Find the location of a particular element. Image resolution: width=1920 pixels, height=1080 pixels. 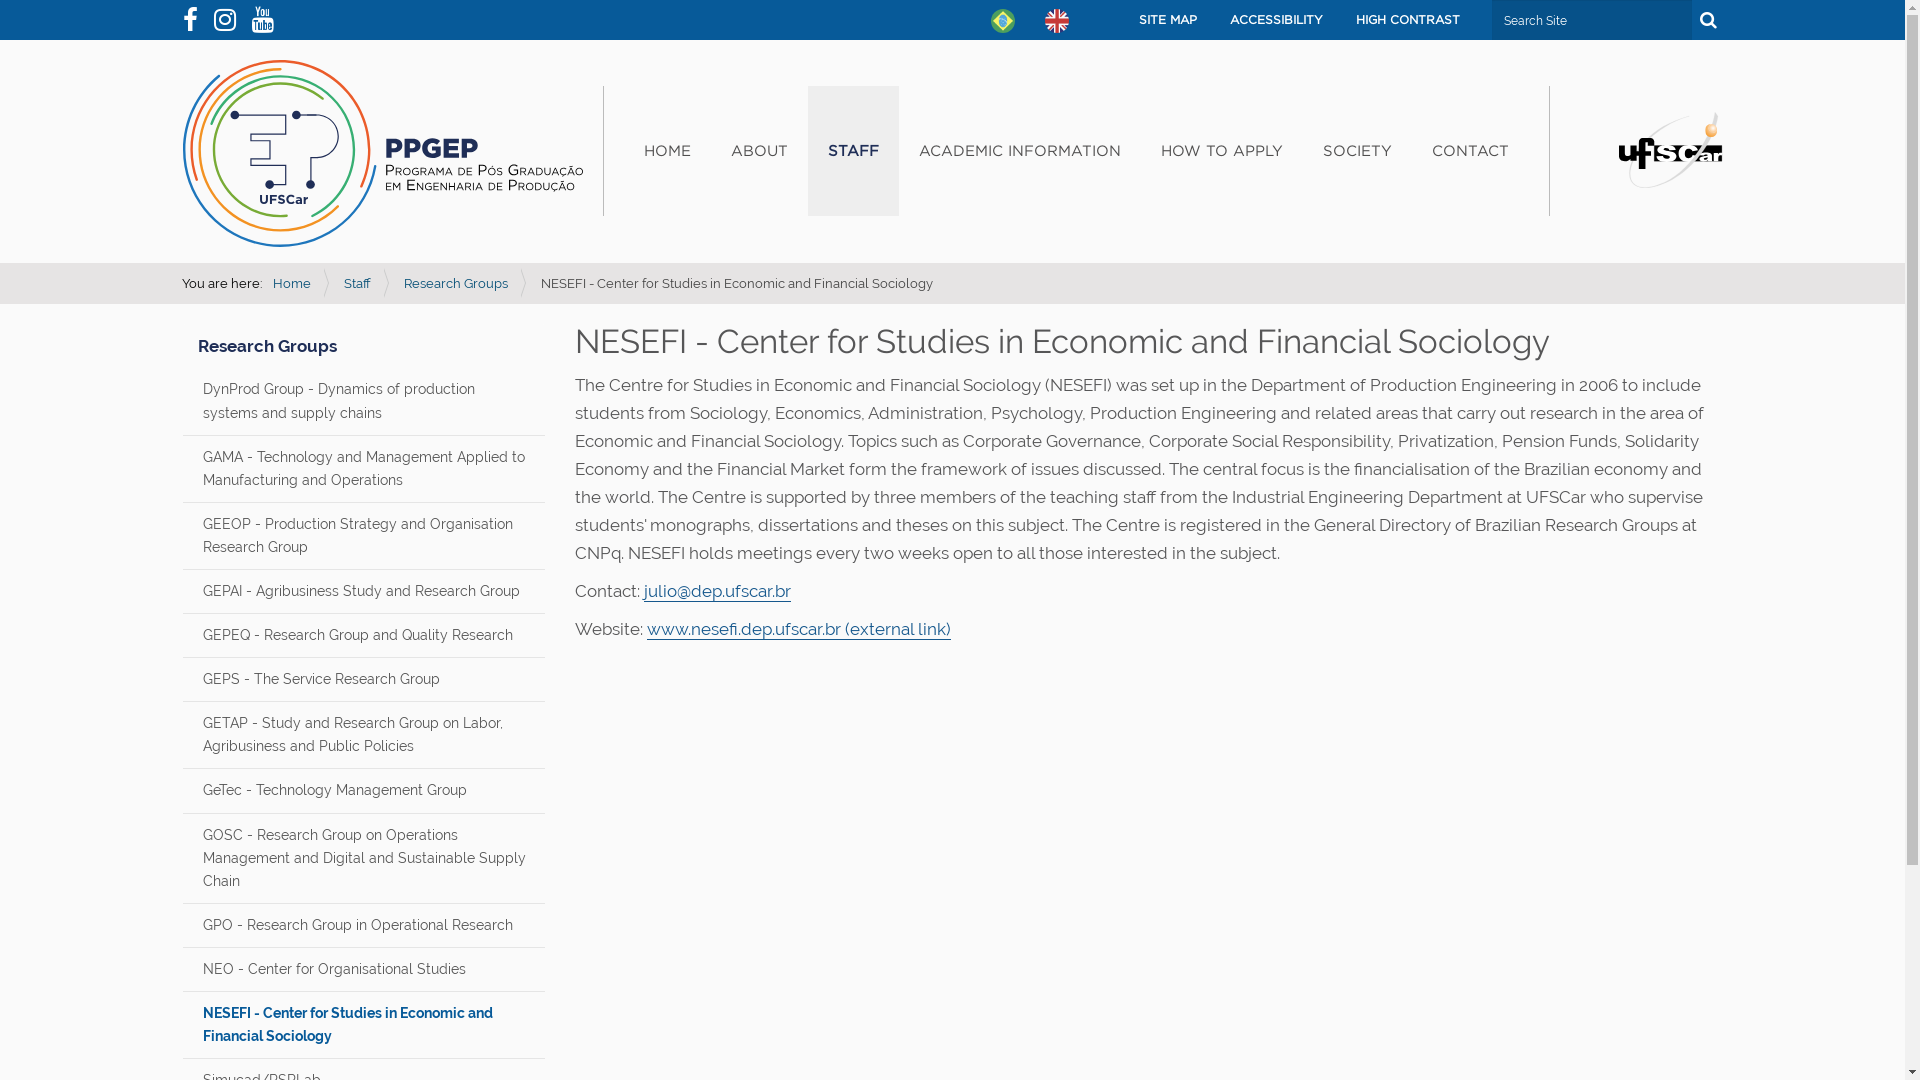

'NEO - Center for Organisational Studies' is located at coordinates (363, 967).